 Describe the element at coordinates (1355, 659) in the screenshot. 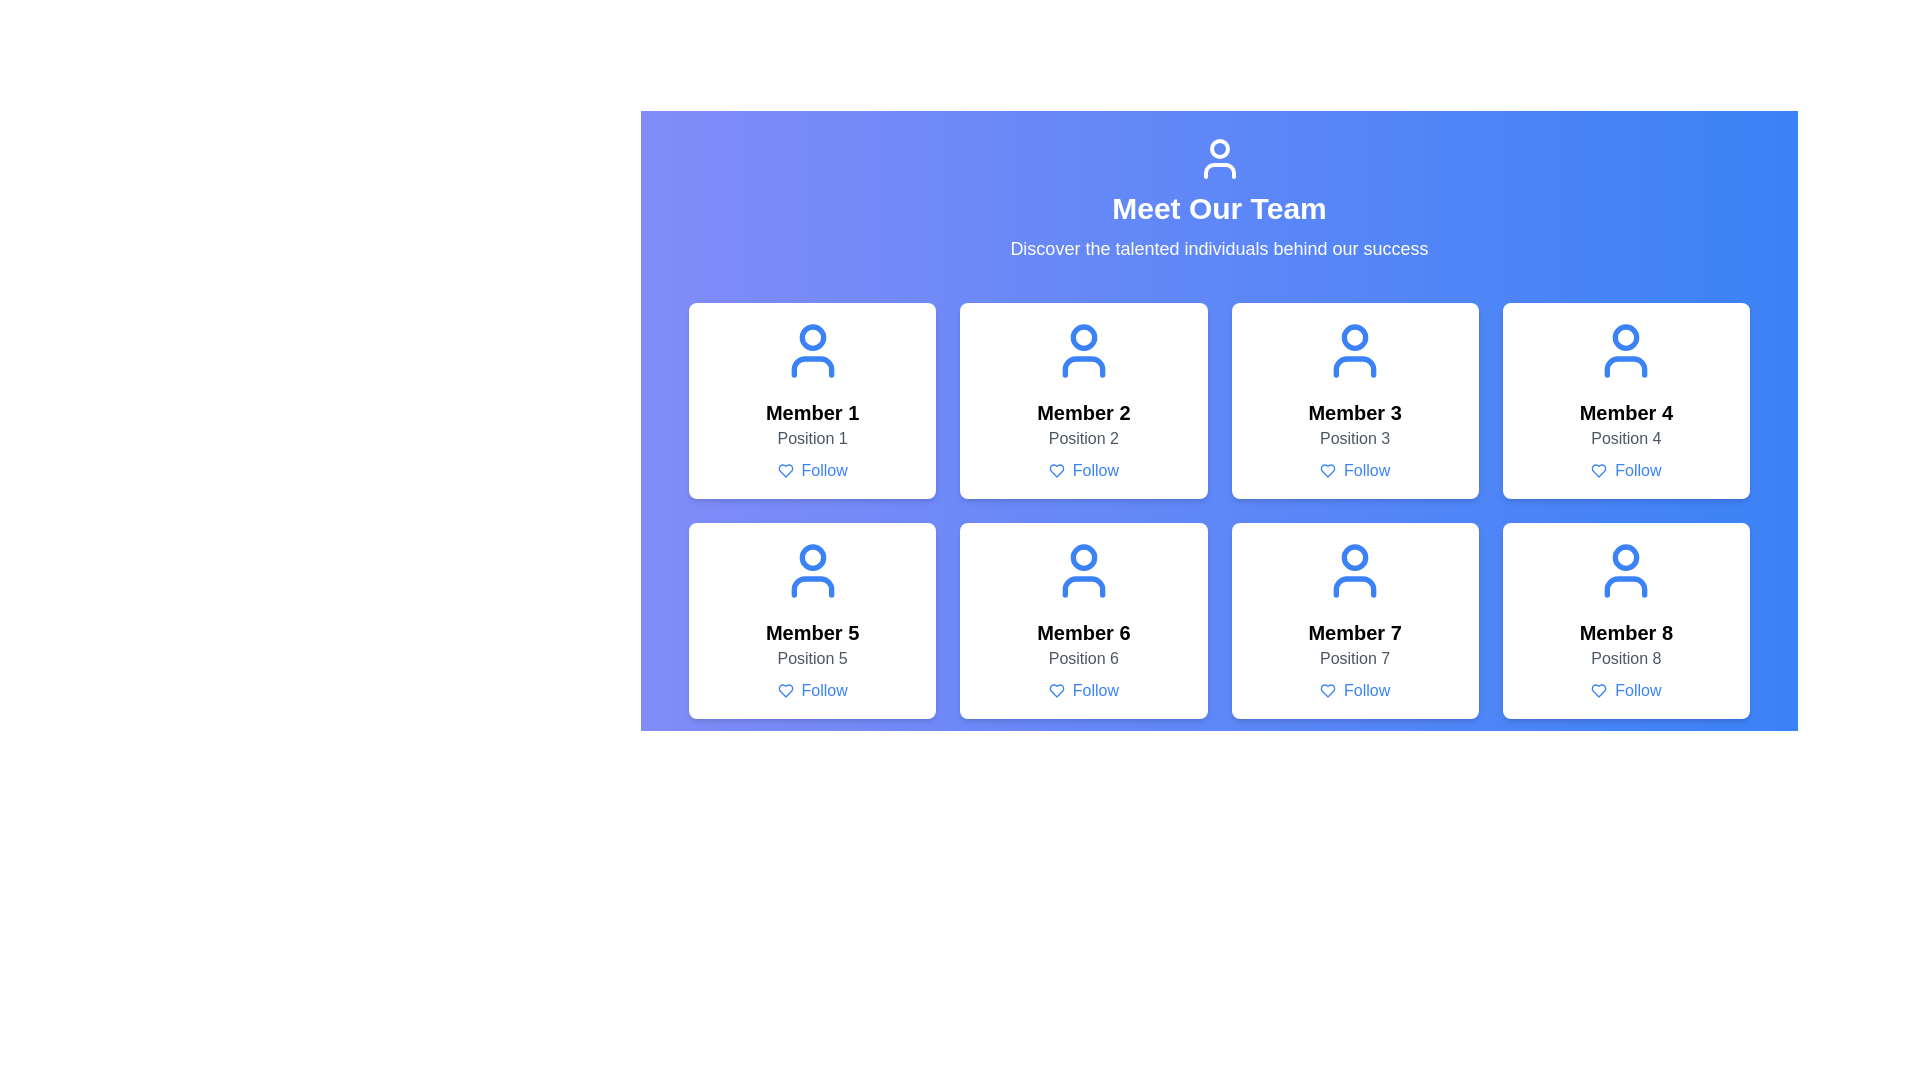

I see `the text label displaying 'Position 7', which is located directly below the bold text 'Member 7' in the card for Member 7` at that location.